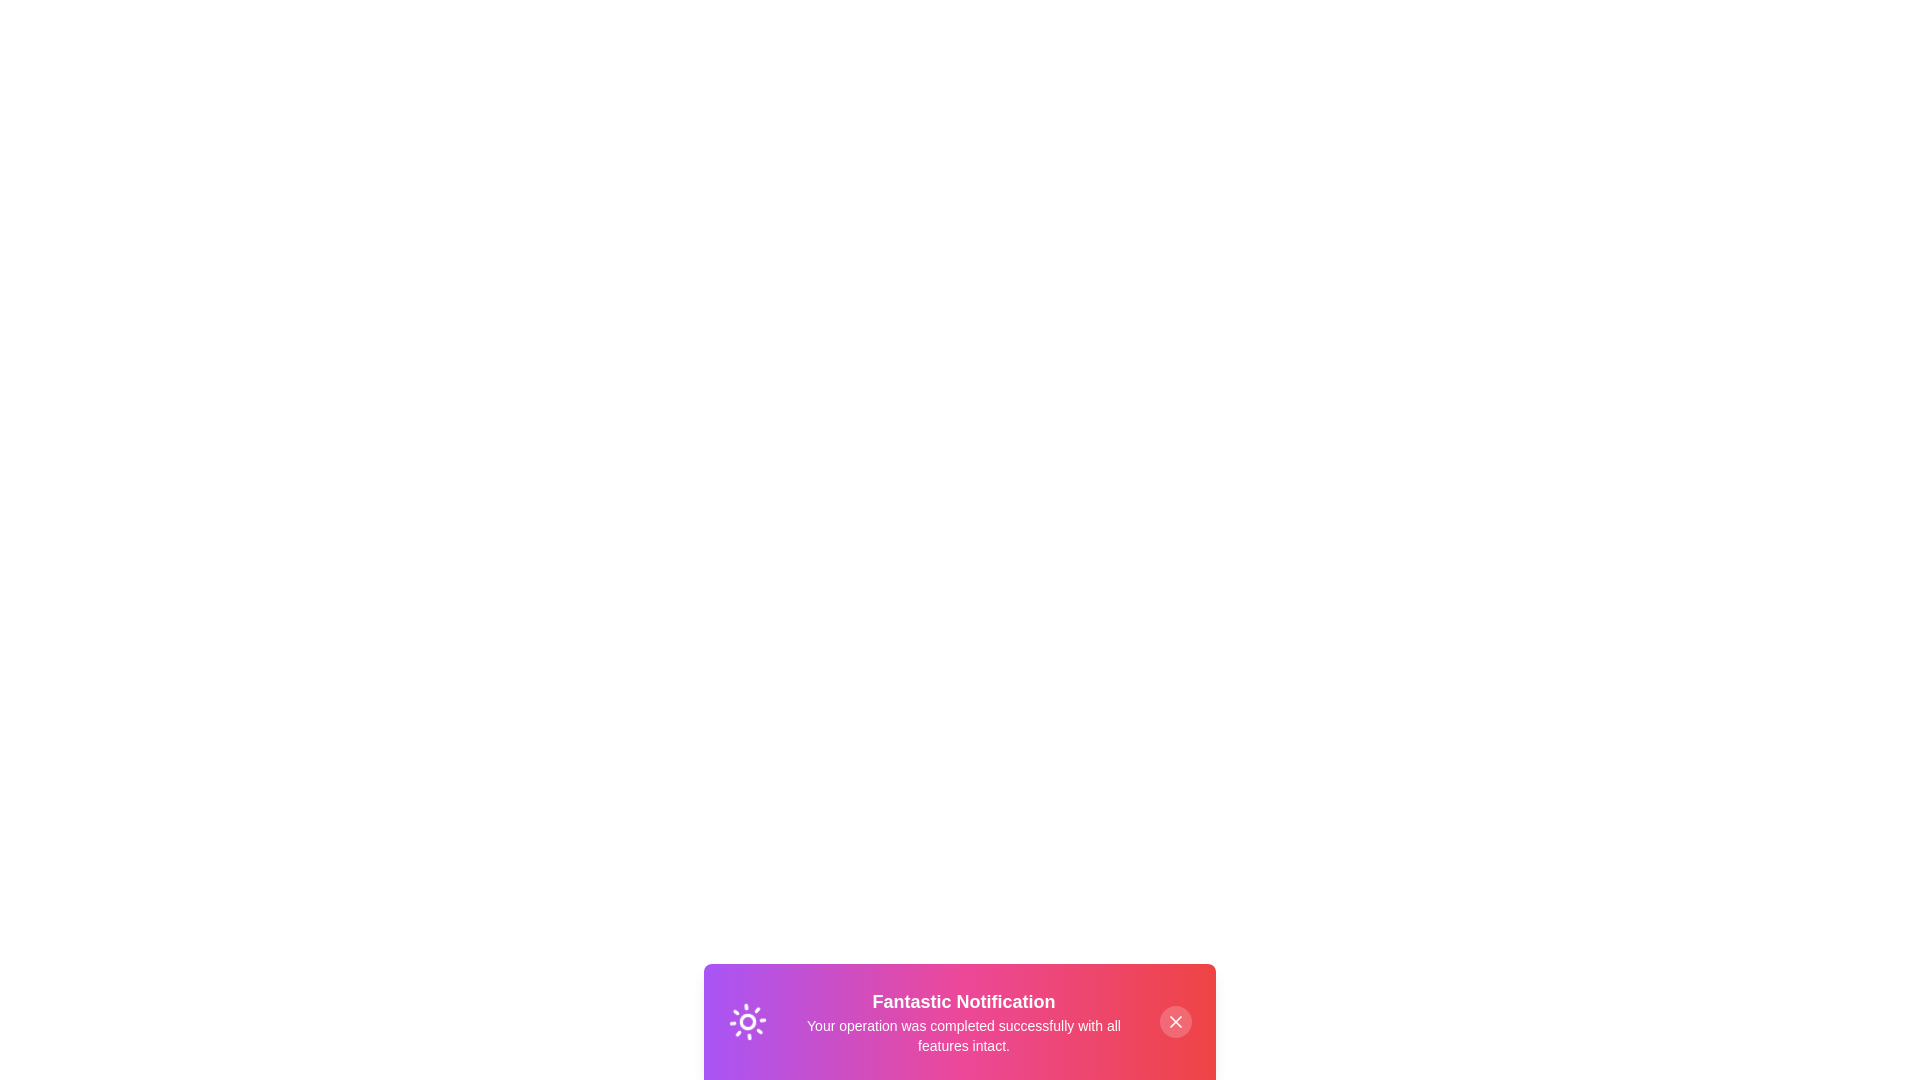  Describe the element at coordinates (960, 1022) in the screenshot. I see `the text to select it` at that location.